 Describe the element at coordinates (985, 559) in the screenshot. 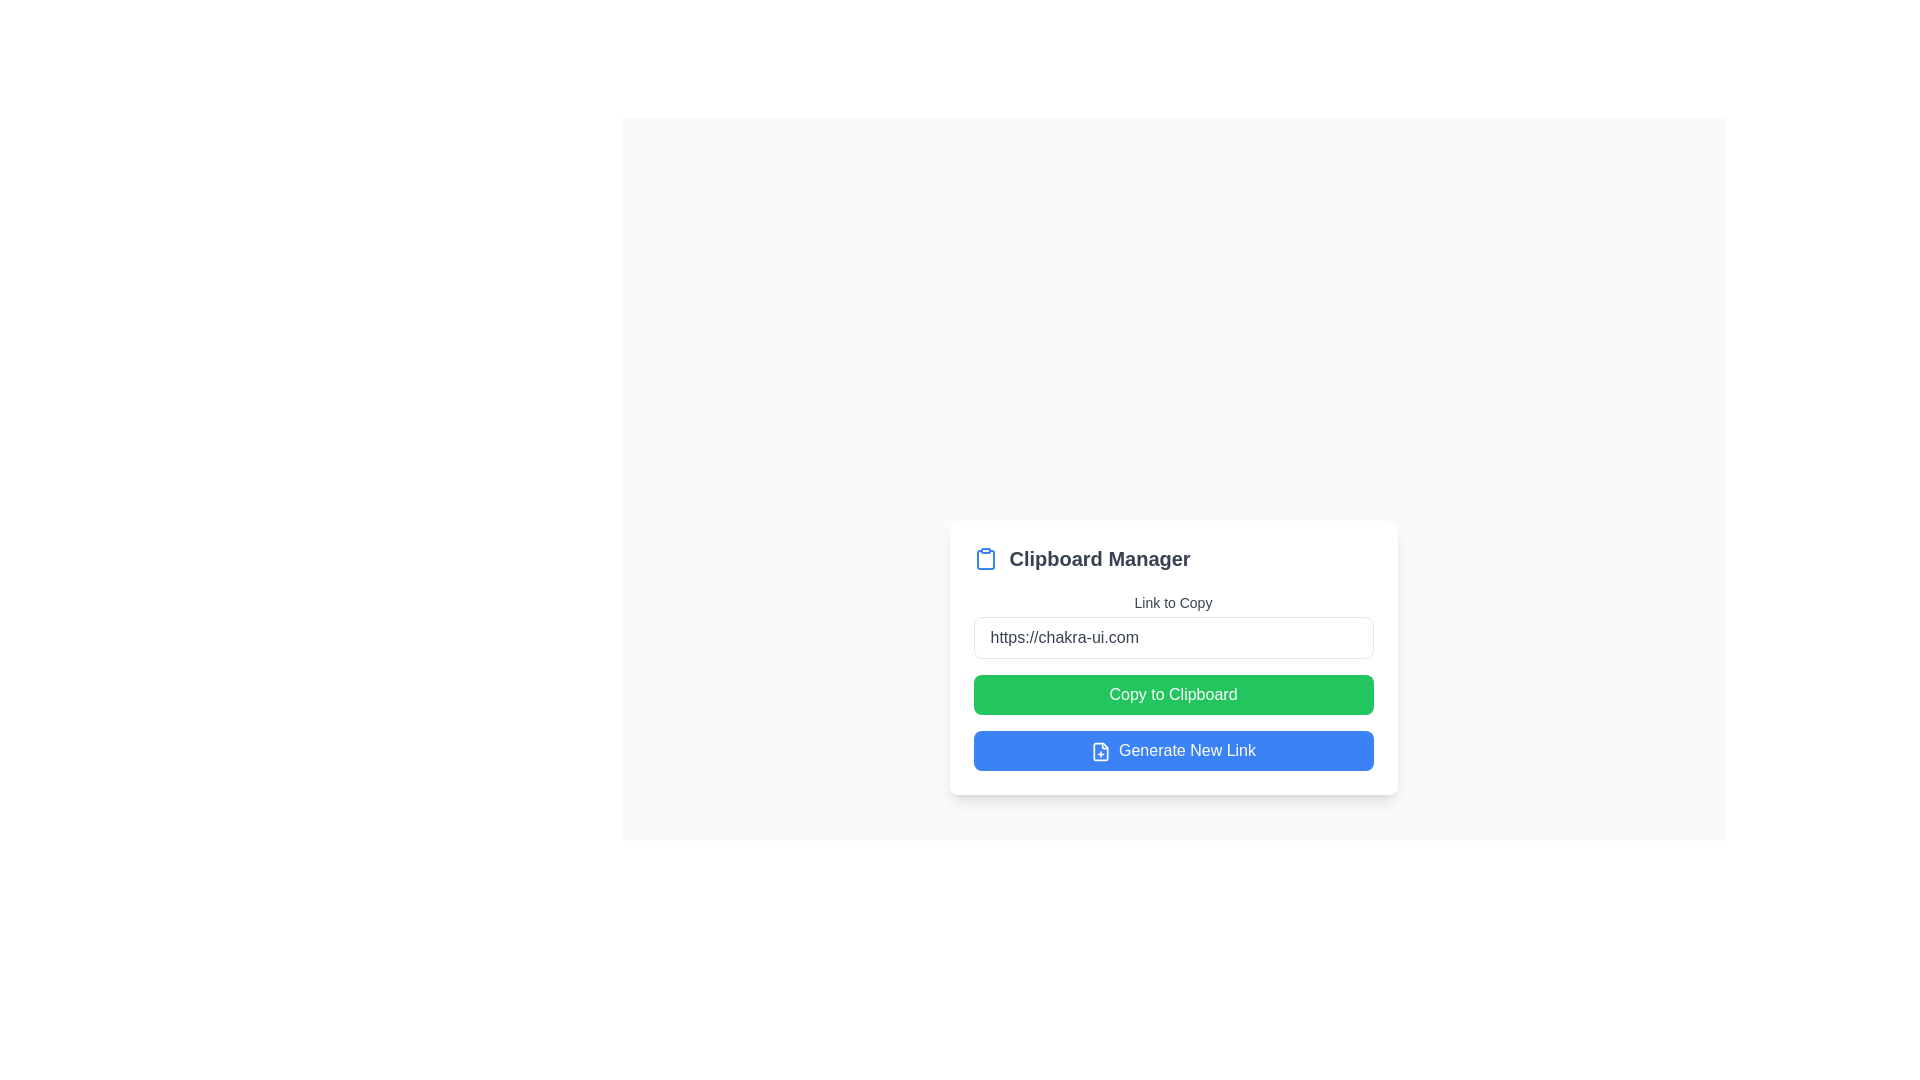

I see `clipboard icon, which is a blue rectangular icon with a handle, located to the left of the 'Clipboard Manager' text` at that location.